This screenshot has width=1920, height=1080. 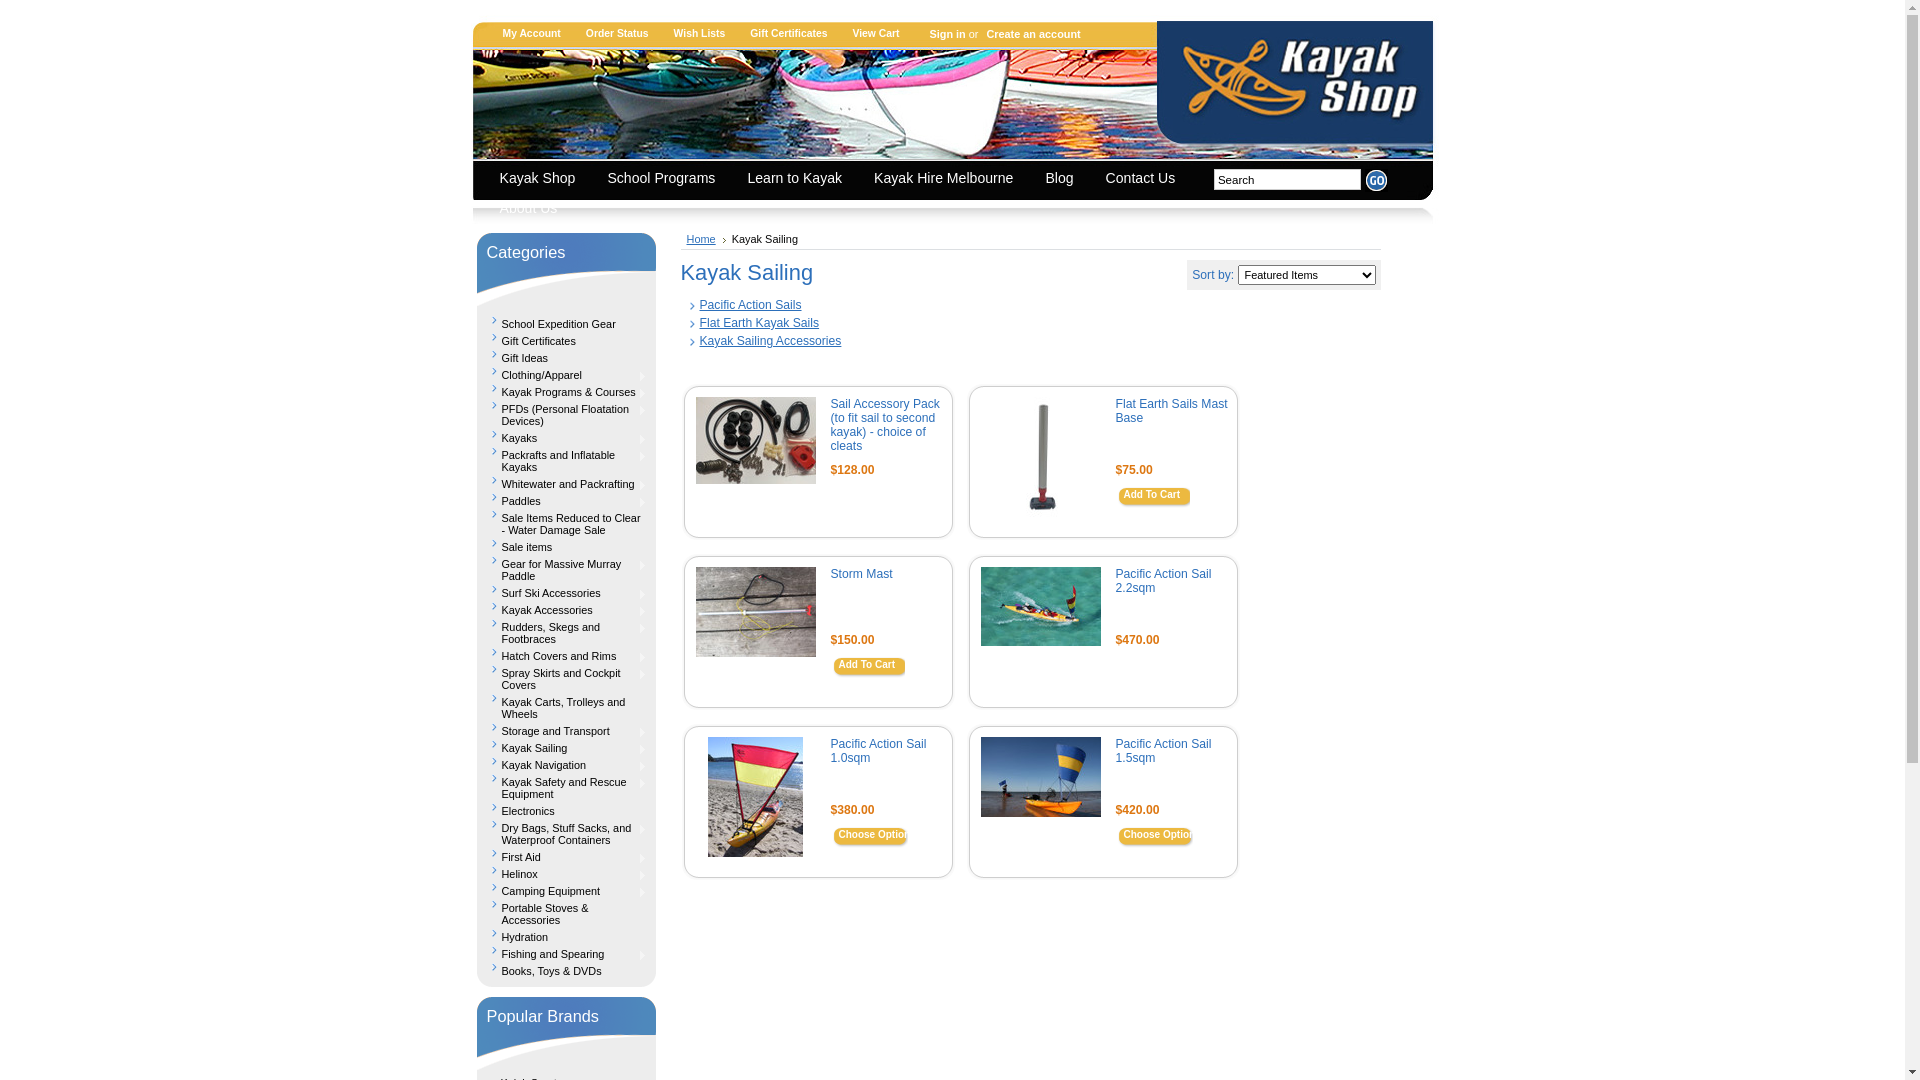 I want to click on 'School Expedition Gear', so click(x=564, y=320).